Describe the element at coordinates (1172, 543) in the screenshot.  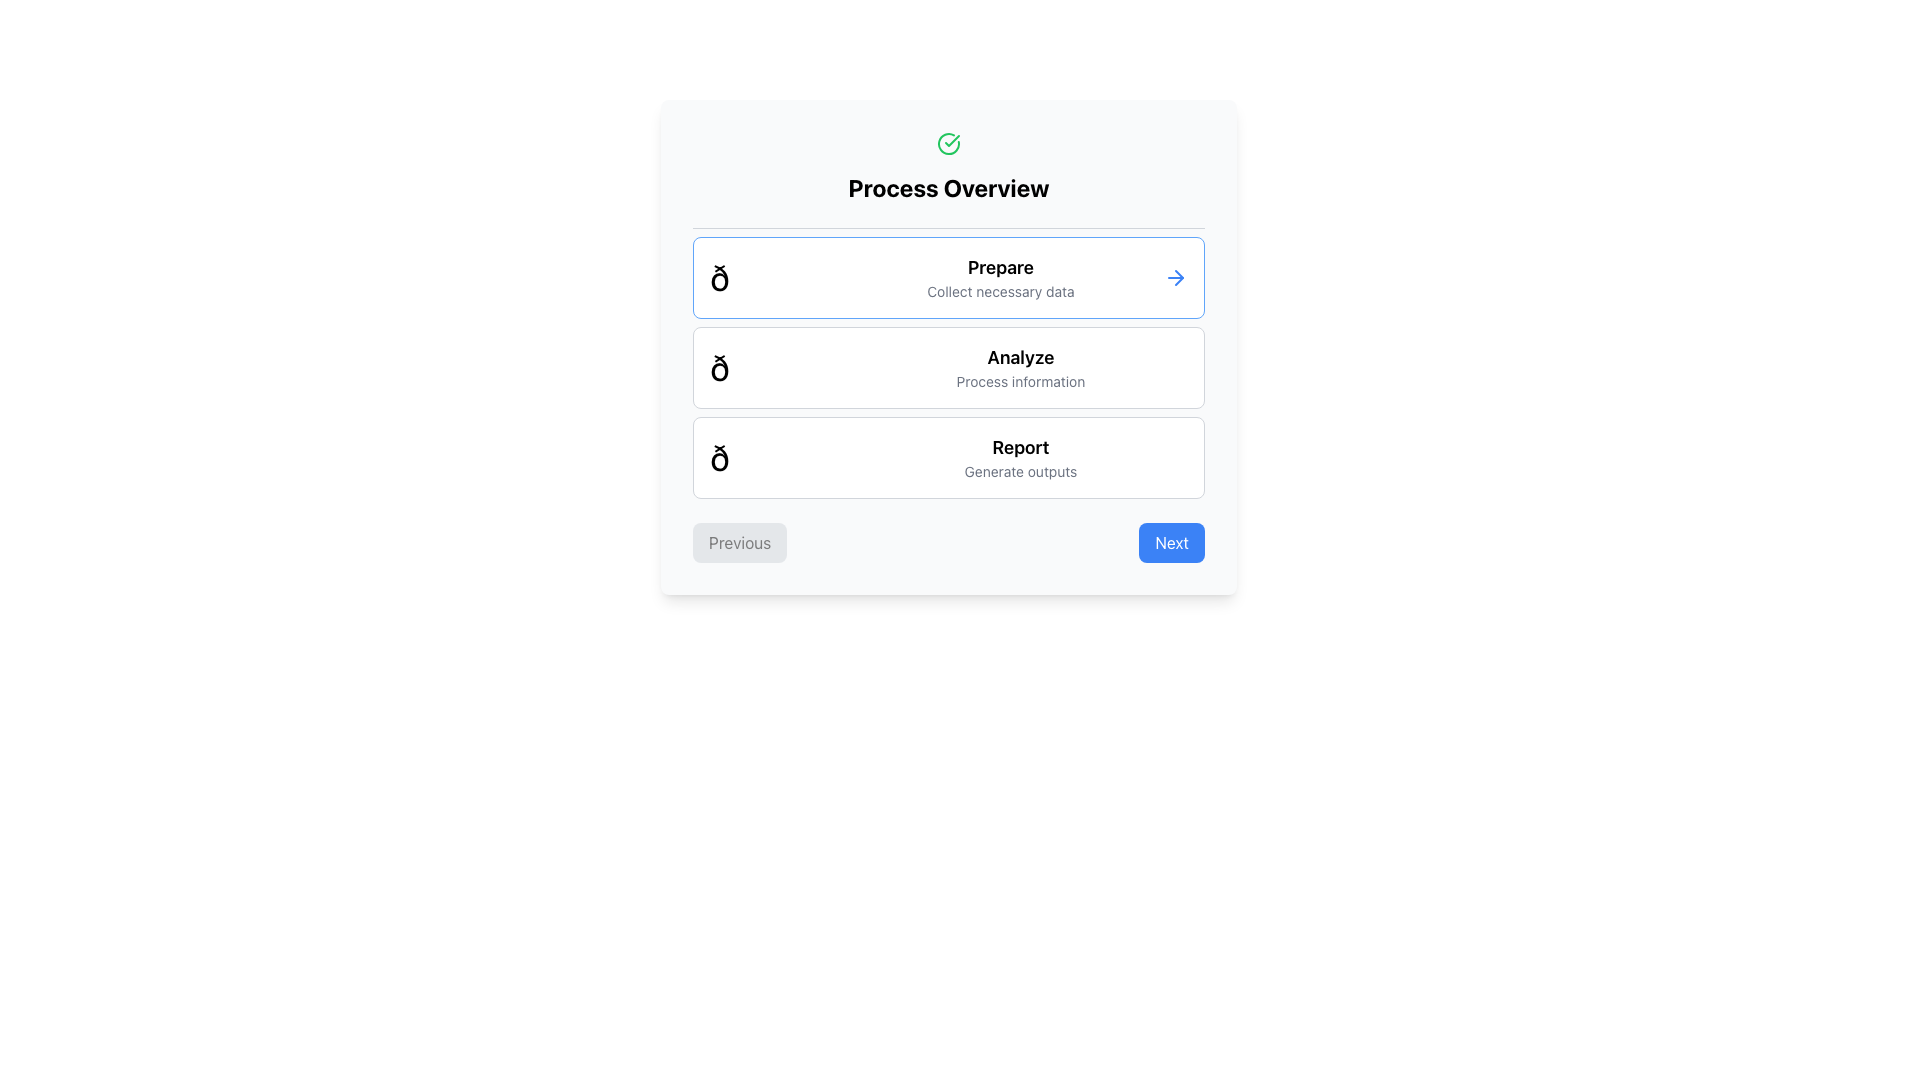
I see `the 'Next' button located at the bottom right section of the interface to visually change its state` at that location.